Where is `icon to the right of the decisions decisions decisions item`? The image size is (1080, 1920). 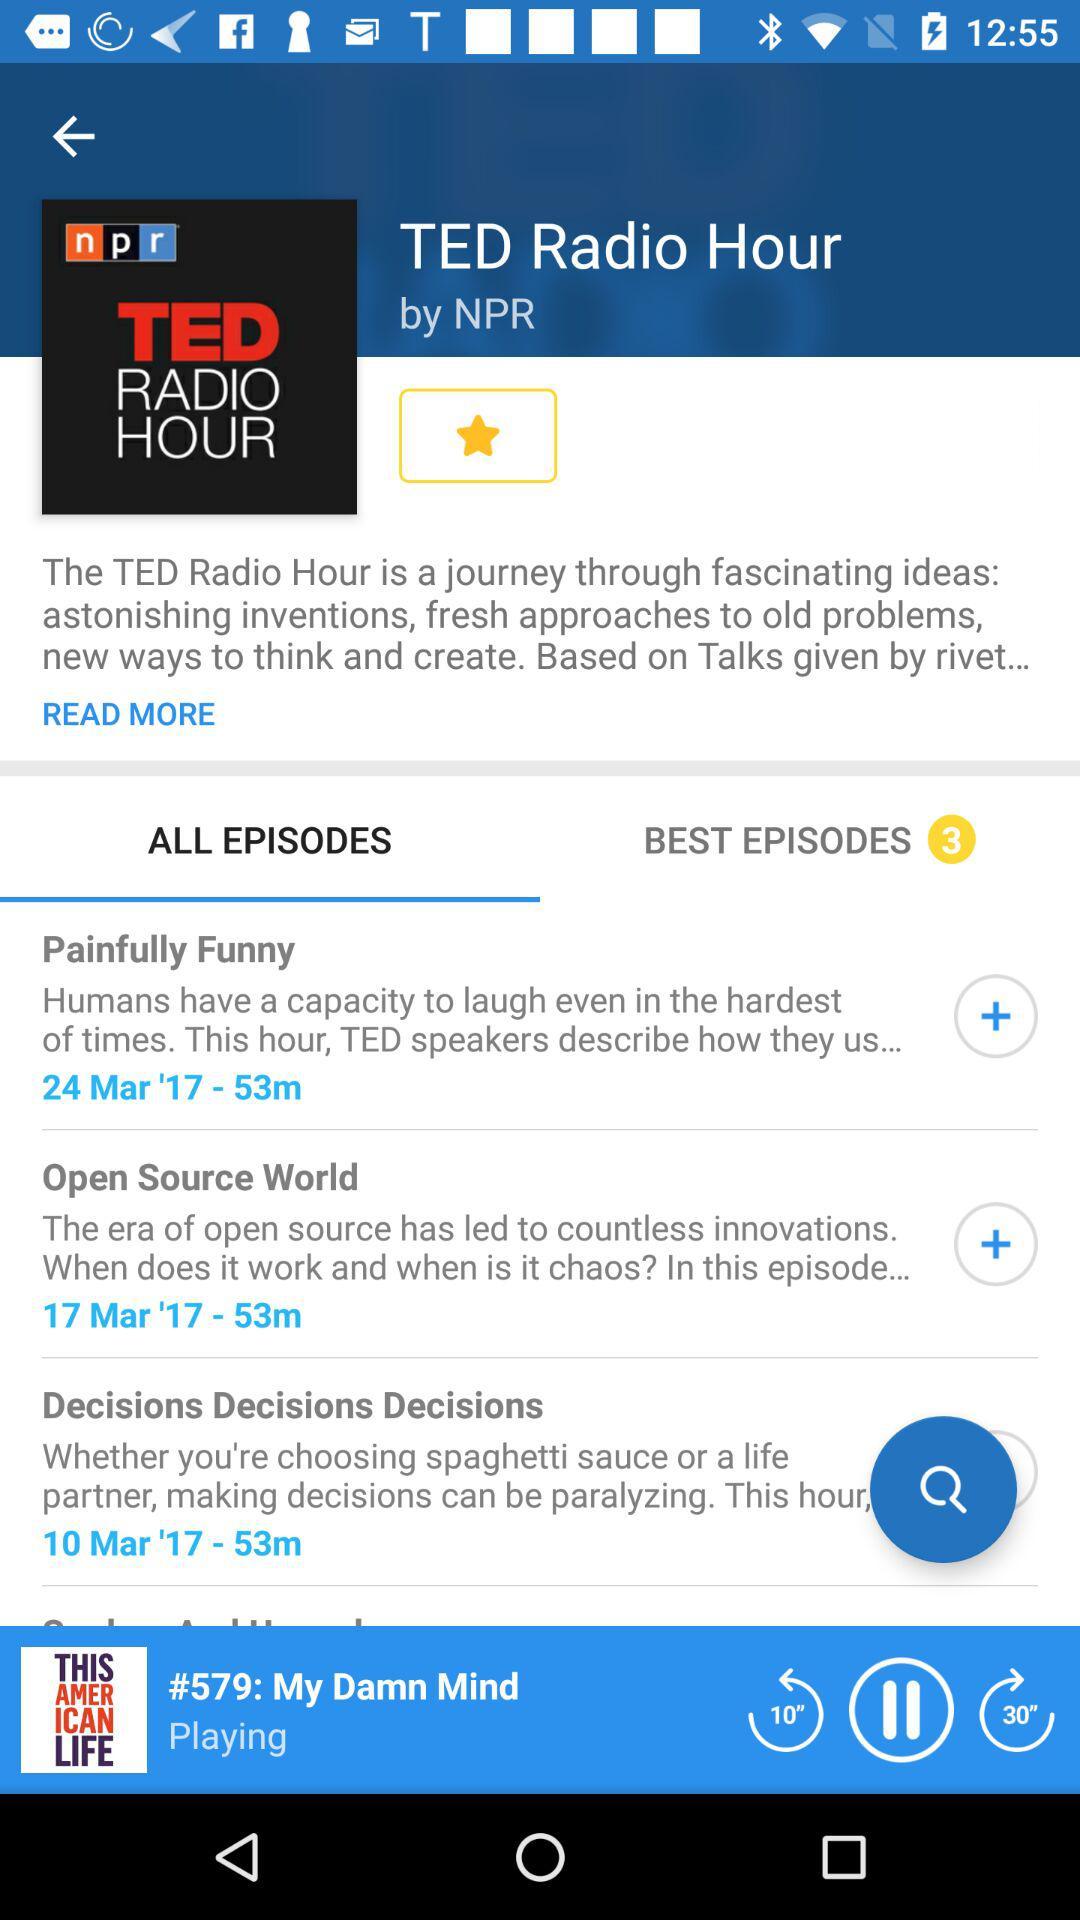
icon to the right of the decisions decisions decisions item is located at coordinates (943, 1489).